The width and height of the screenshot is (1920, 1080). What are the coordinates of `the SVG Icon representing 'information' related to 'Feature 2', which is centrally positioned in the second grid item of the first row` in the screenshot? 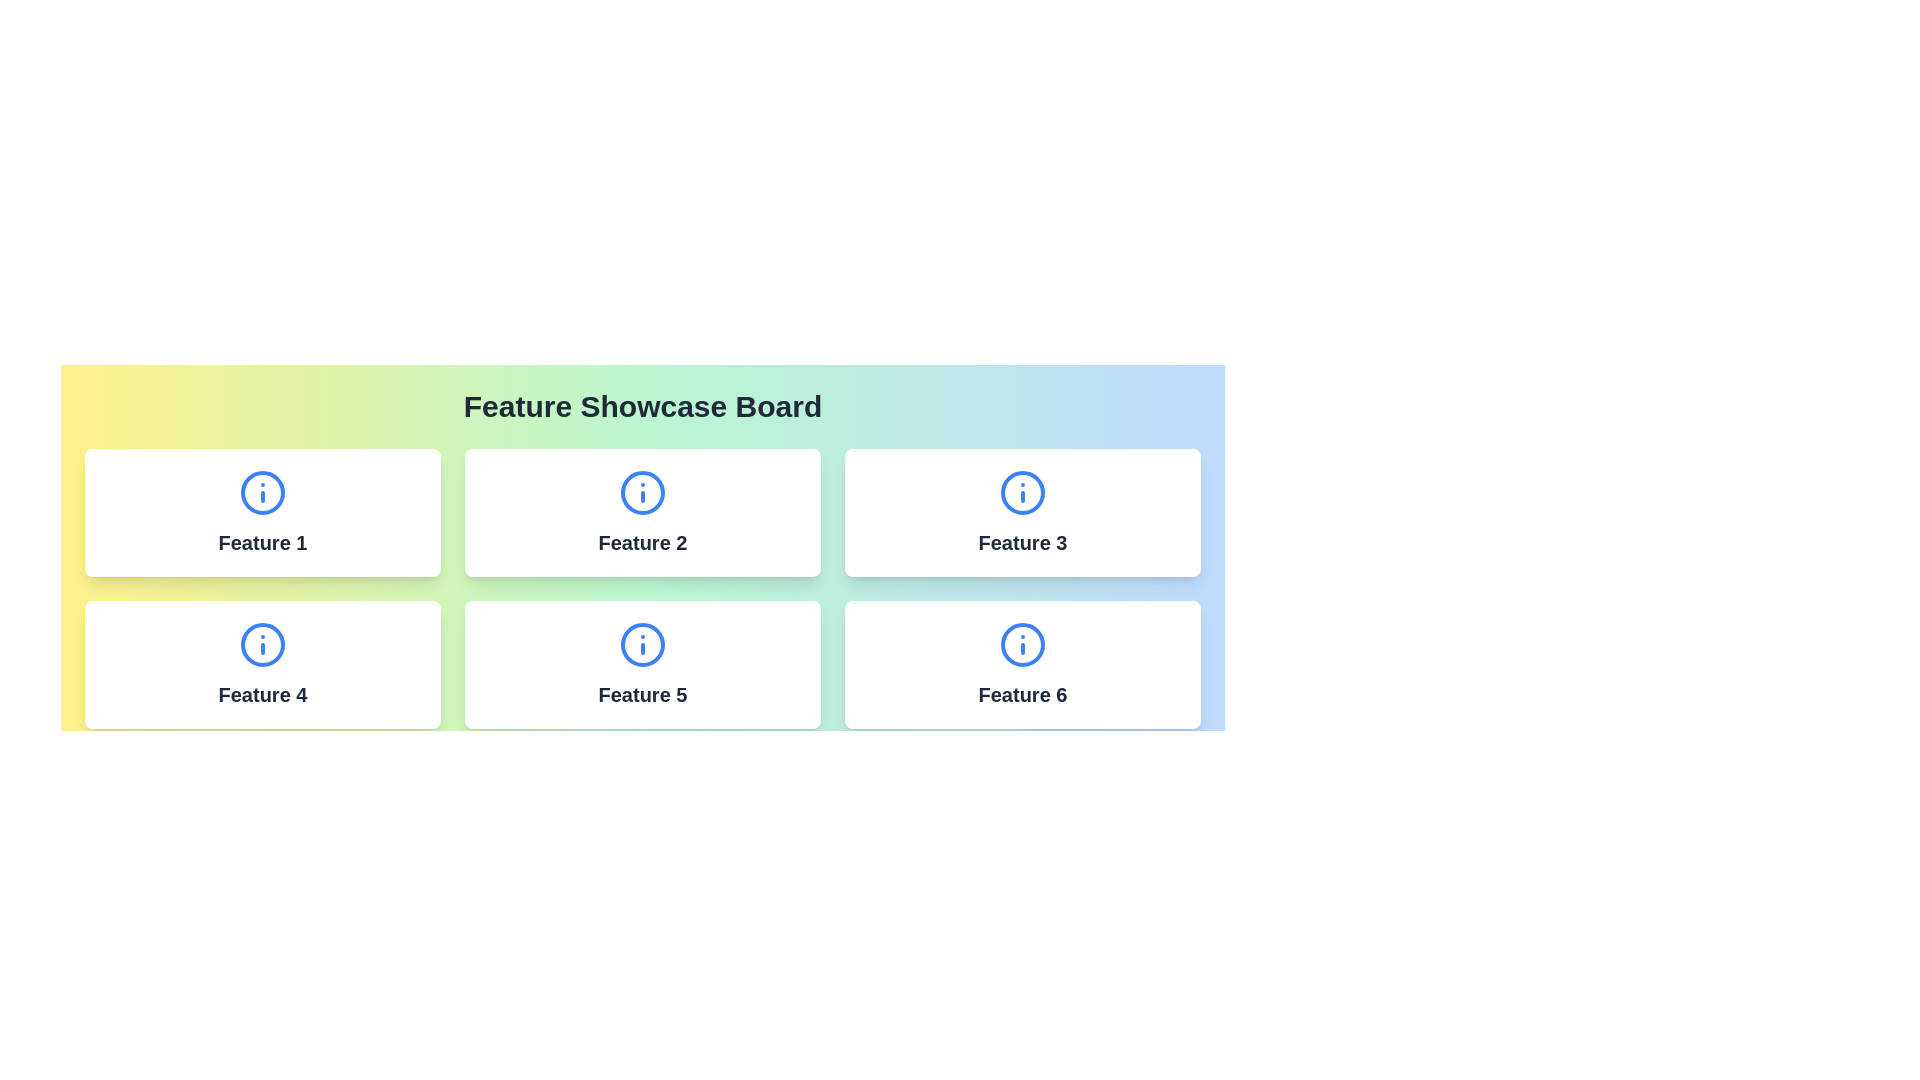 It's located at (643, 493).